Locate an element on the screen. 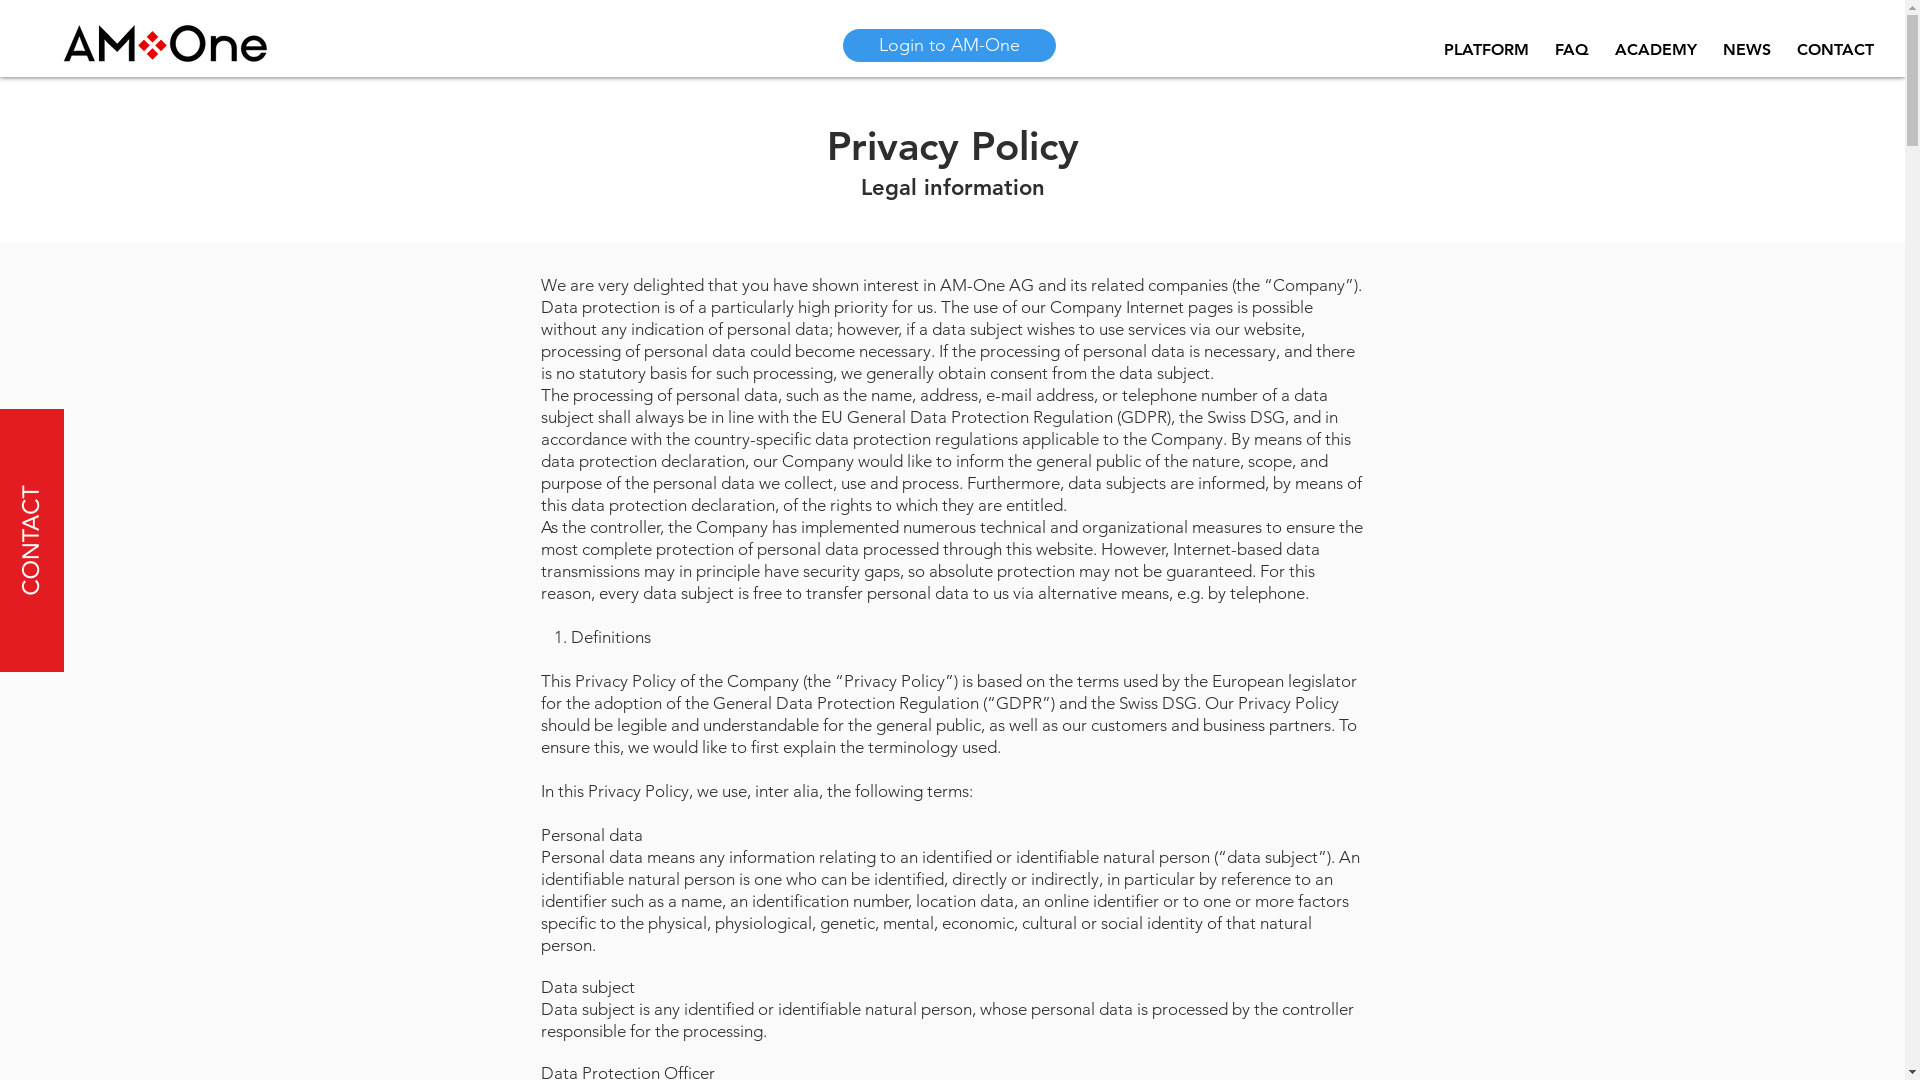 Image resolution: width=1920 pixels, height=1080 pixels. 'ACADEMY' is located at coordinates (1656, 49).